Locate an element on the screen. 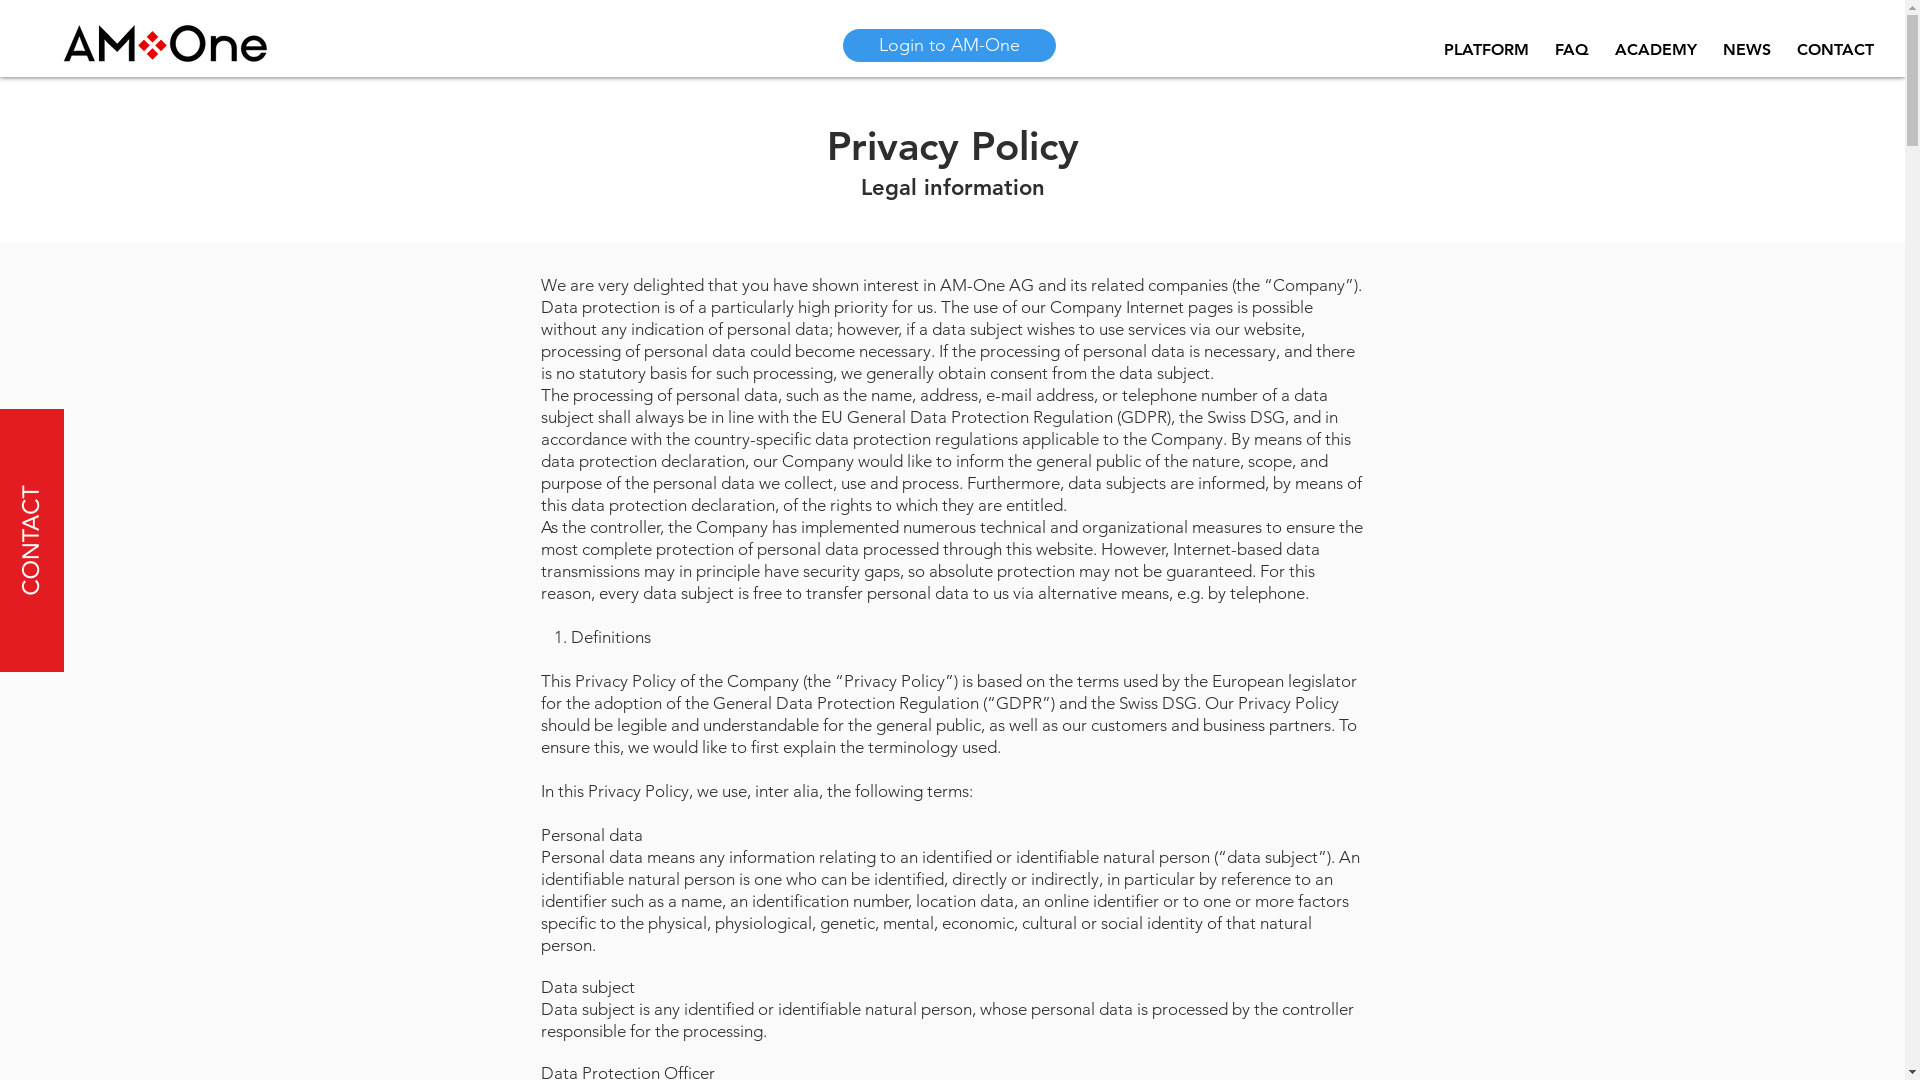 Image resolution: width=1920 pixels, height=1080 pixels. 'ACADEMY' is located at coordinates (1656, 49).